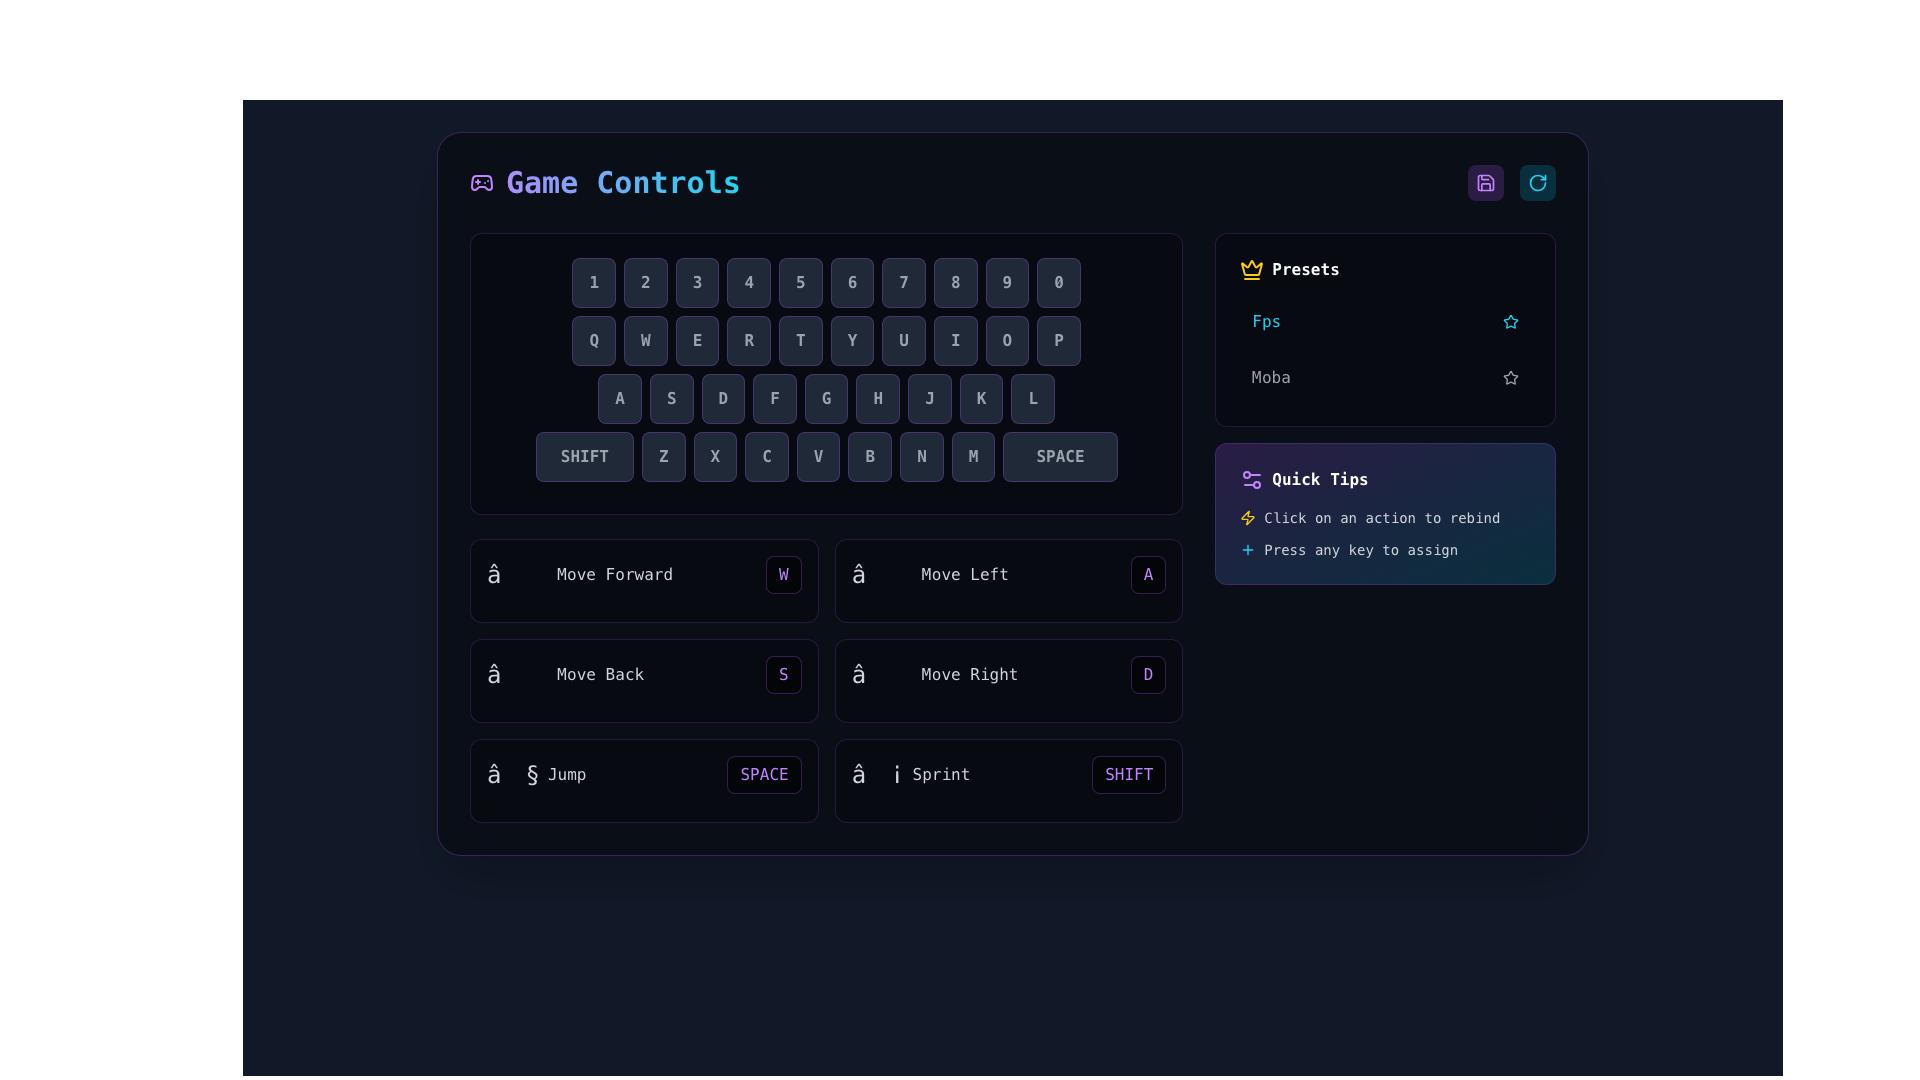 The width and height of the screenshot is (1920, 1080). I want to click on the settings icon located to the far left within the 'Quick Tips' block, which precedes the text 'Quick Tips', so click(1251, 479).